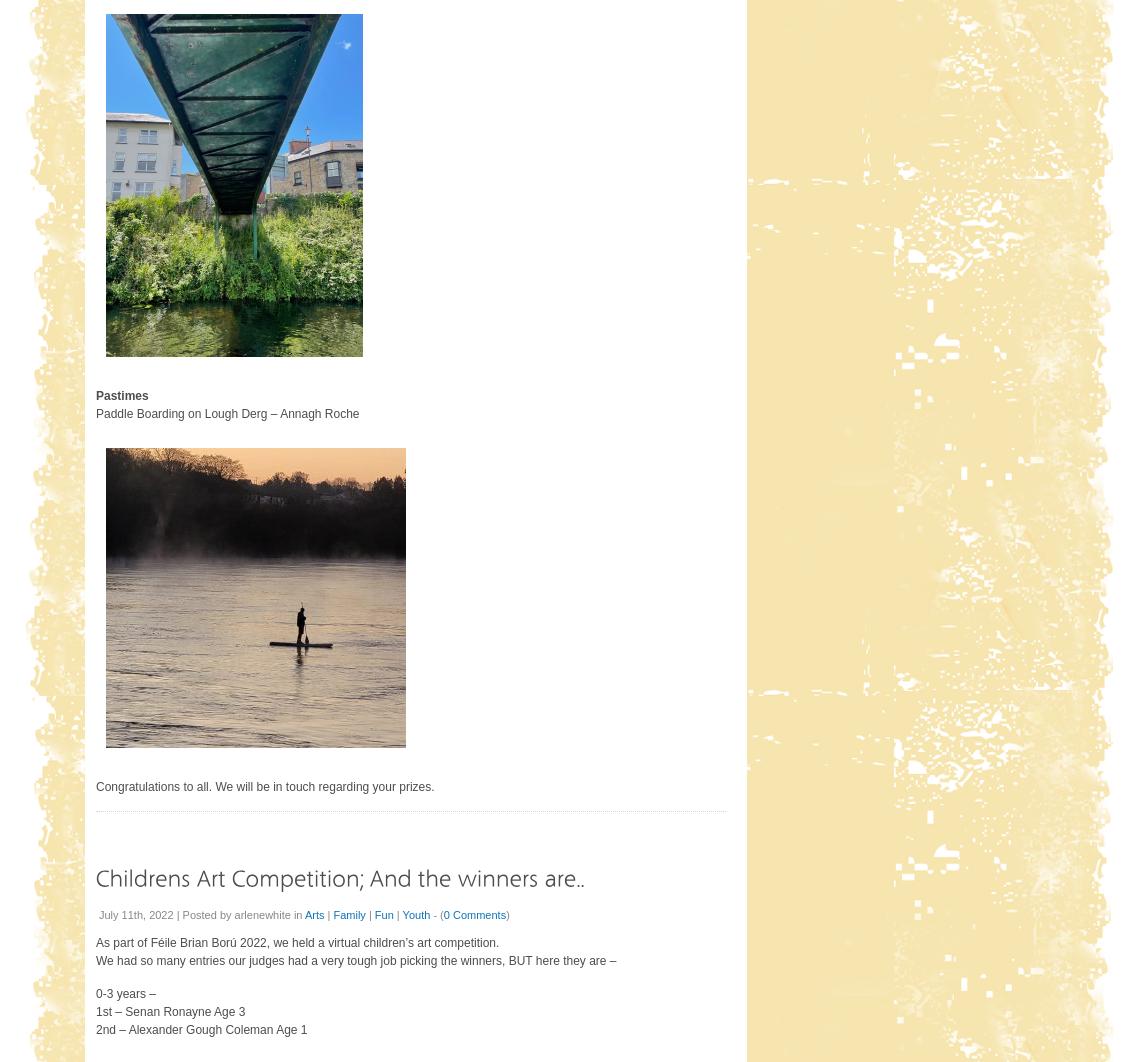 The height and width of the screenshot is (1062, 1140). What do you see at coordinates (414, 912) in the screenshot?
I see `'Youth'` at bounding box center [414, 912].